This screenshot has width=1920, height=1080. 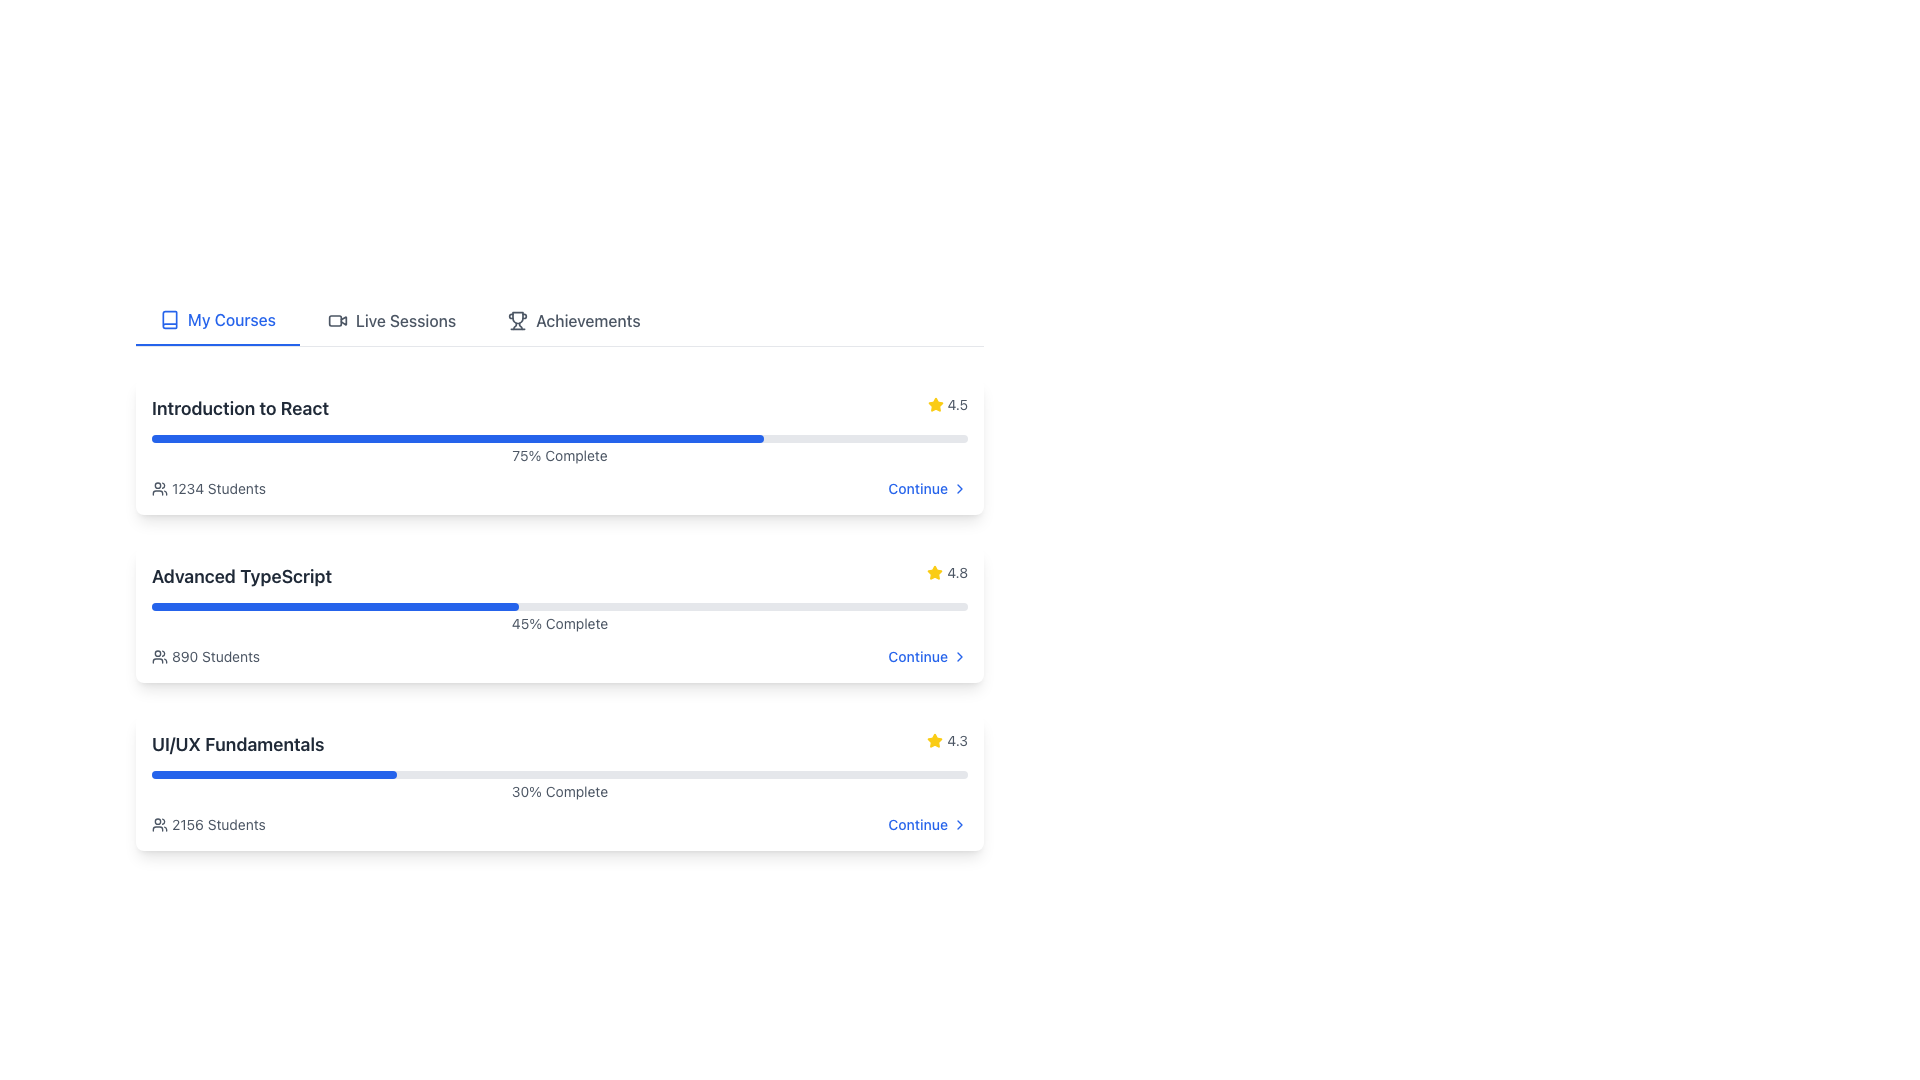 I want to click on the accessibility link located at the bottom right corner of the UI/UX Fundamentals course card, so click(x=927, y=825).